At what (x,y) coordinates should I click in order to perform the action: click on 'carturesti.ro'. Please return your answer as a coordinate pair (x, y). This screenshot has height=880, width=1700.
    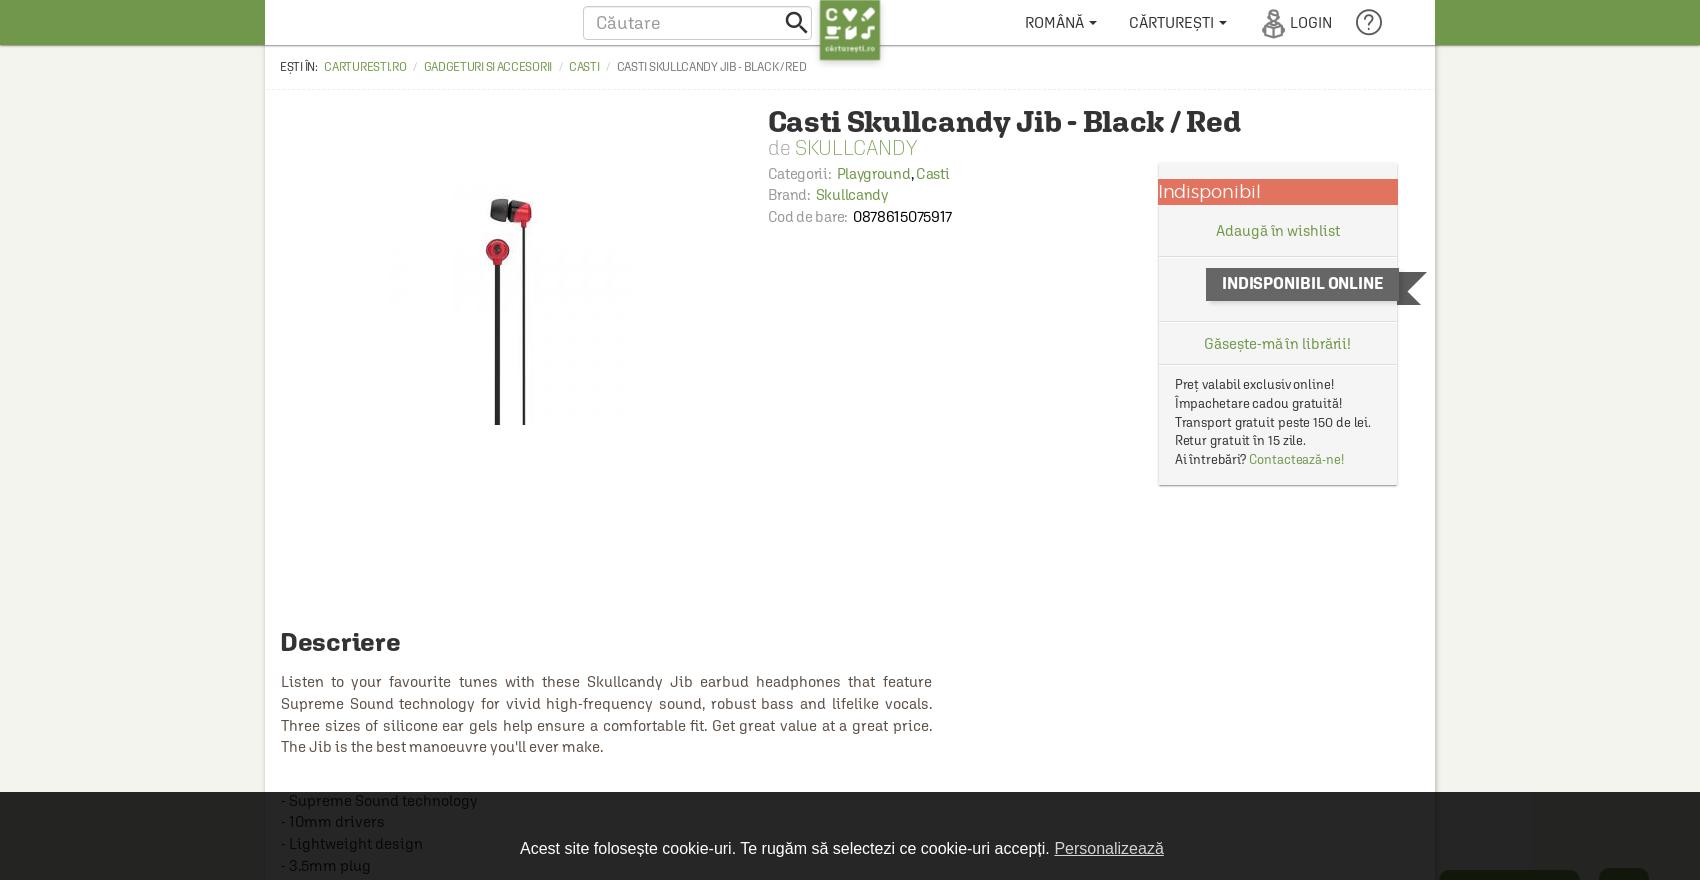
    Looking at the image, I should click on (363, 66).